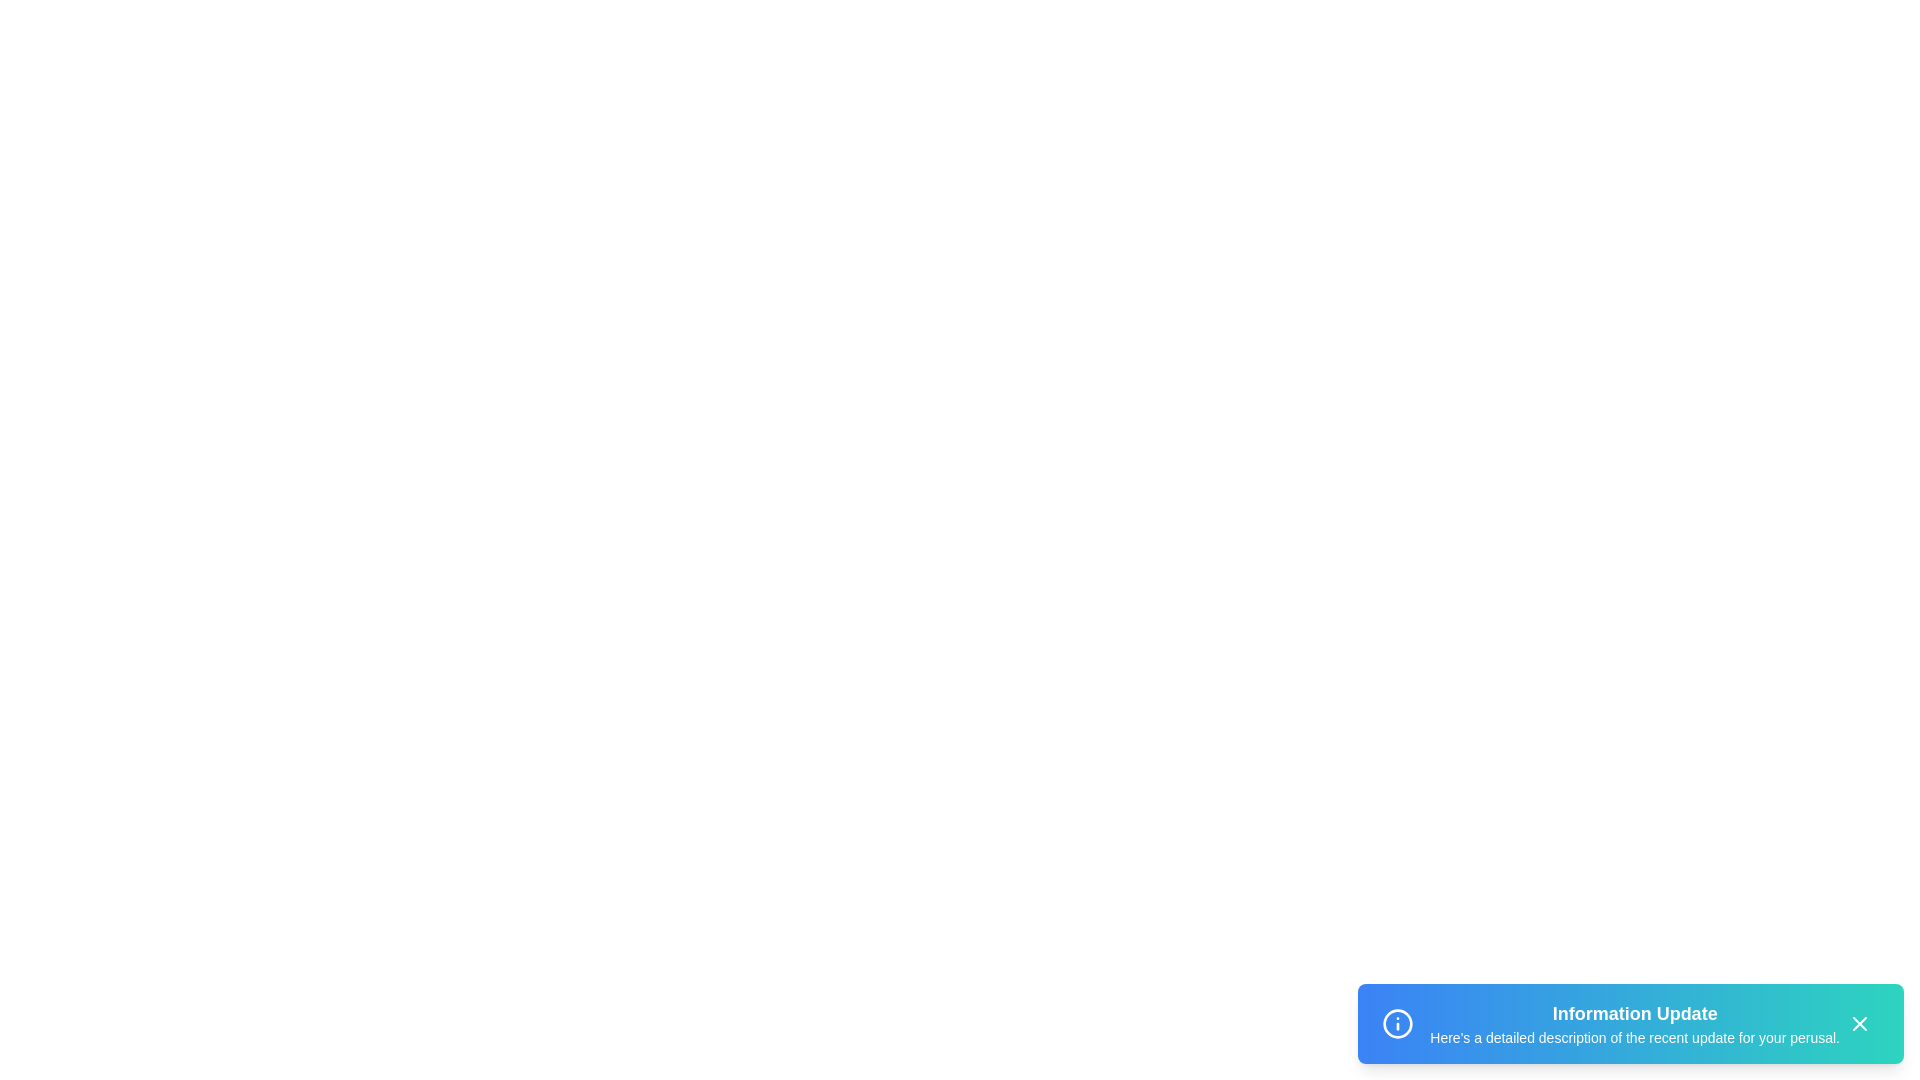 This screenshot has height=1080, width=1920. Describe the element at coordinates (1859, 1023) in the screenshot. I see `the close button to dismiss the notification` at that location.